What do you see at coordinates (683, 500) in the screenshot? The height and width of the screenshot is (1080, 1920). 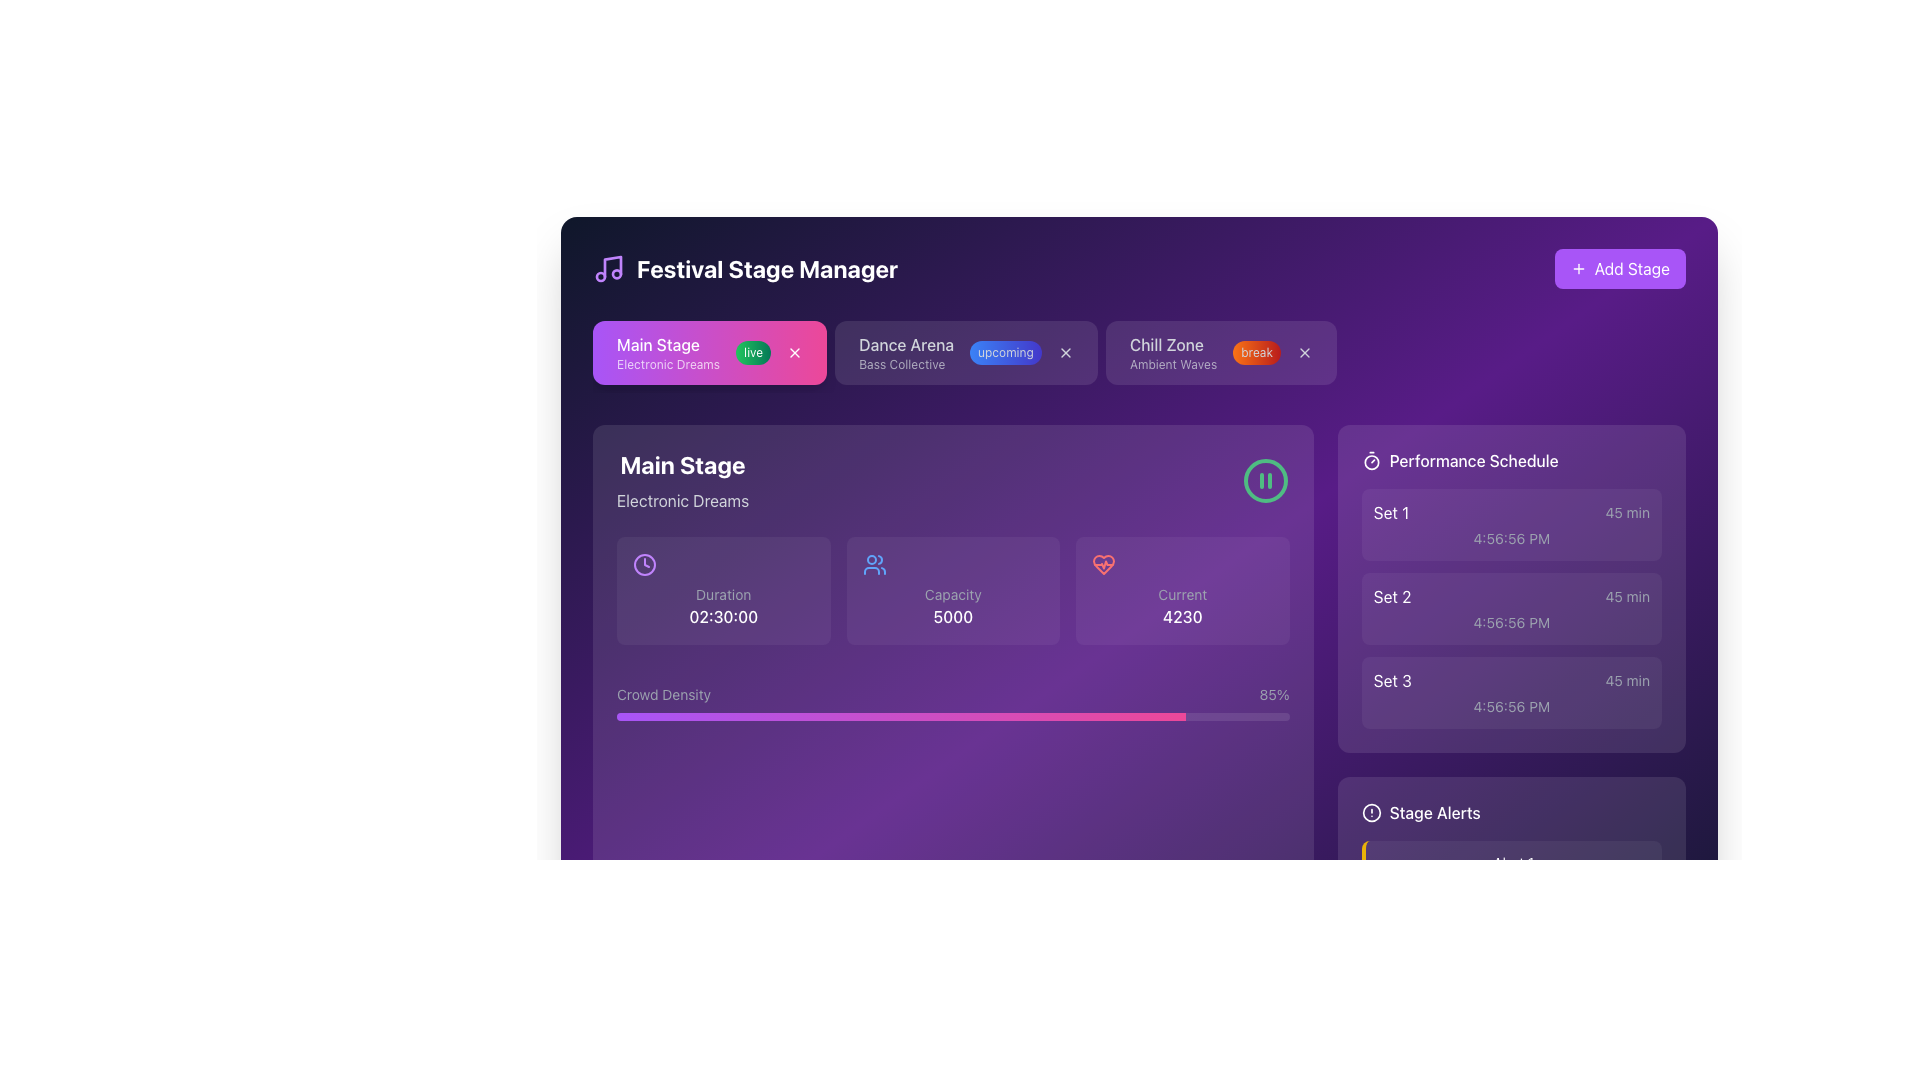 I see `the text label indicating the name or title of the event associated with the 'Main Stage', which is located beneath the bolded 'Main Stage' text within the 'Festival Stage Manager' interface` at bounding box center [683, 500].